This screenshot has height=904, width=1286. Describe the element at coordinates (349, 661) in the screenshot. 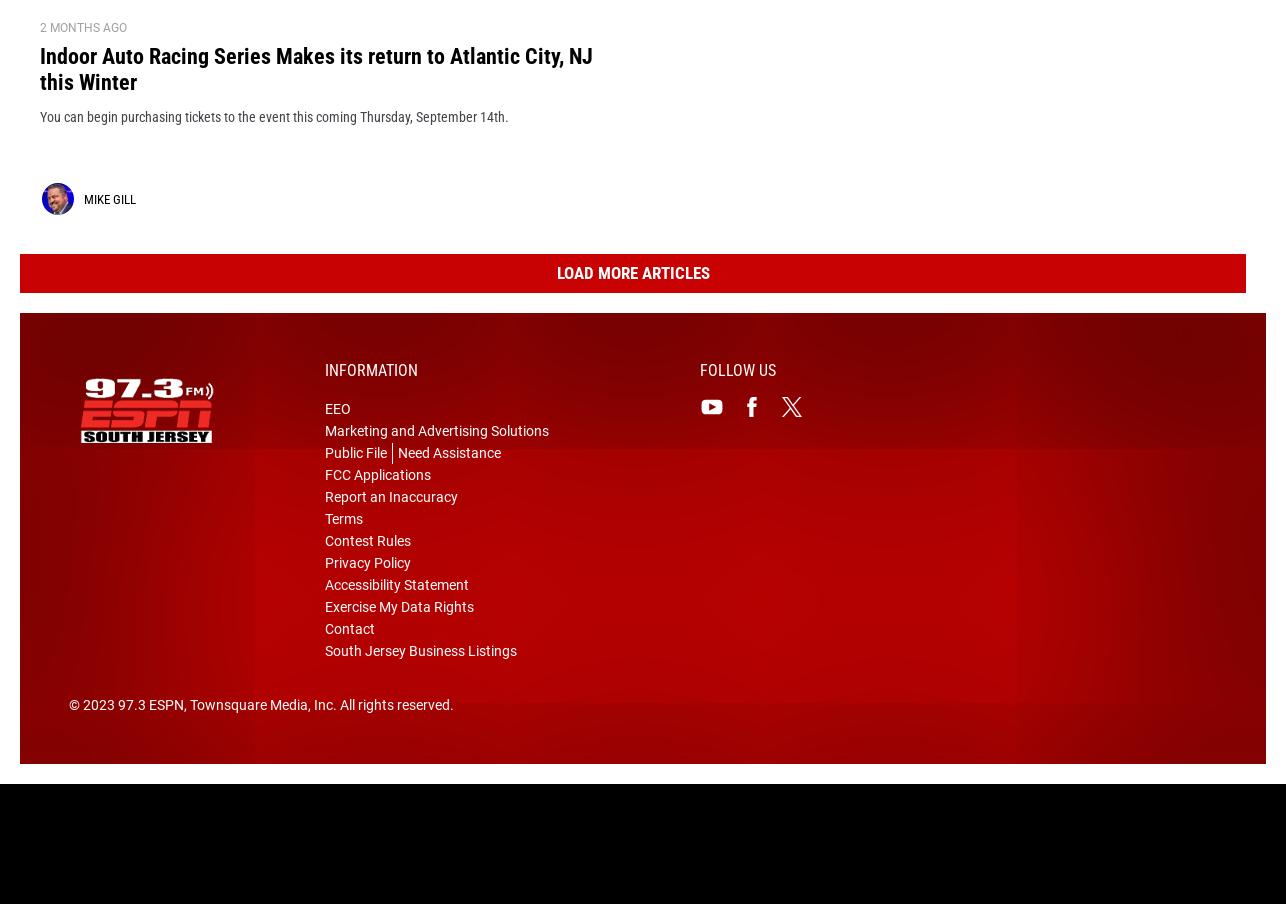

I see `'Contact'` at that location.